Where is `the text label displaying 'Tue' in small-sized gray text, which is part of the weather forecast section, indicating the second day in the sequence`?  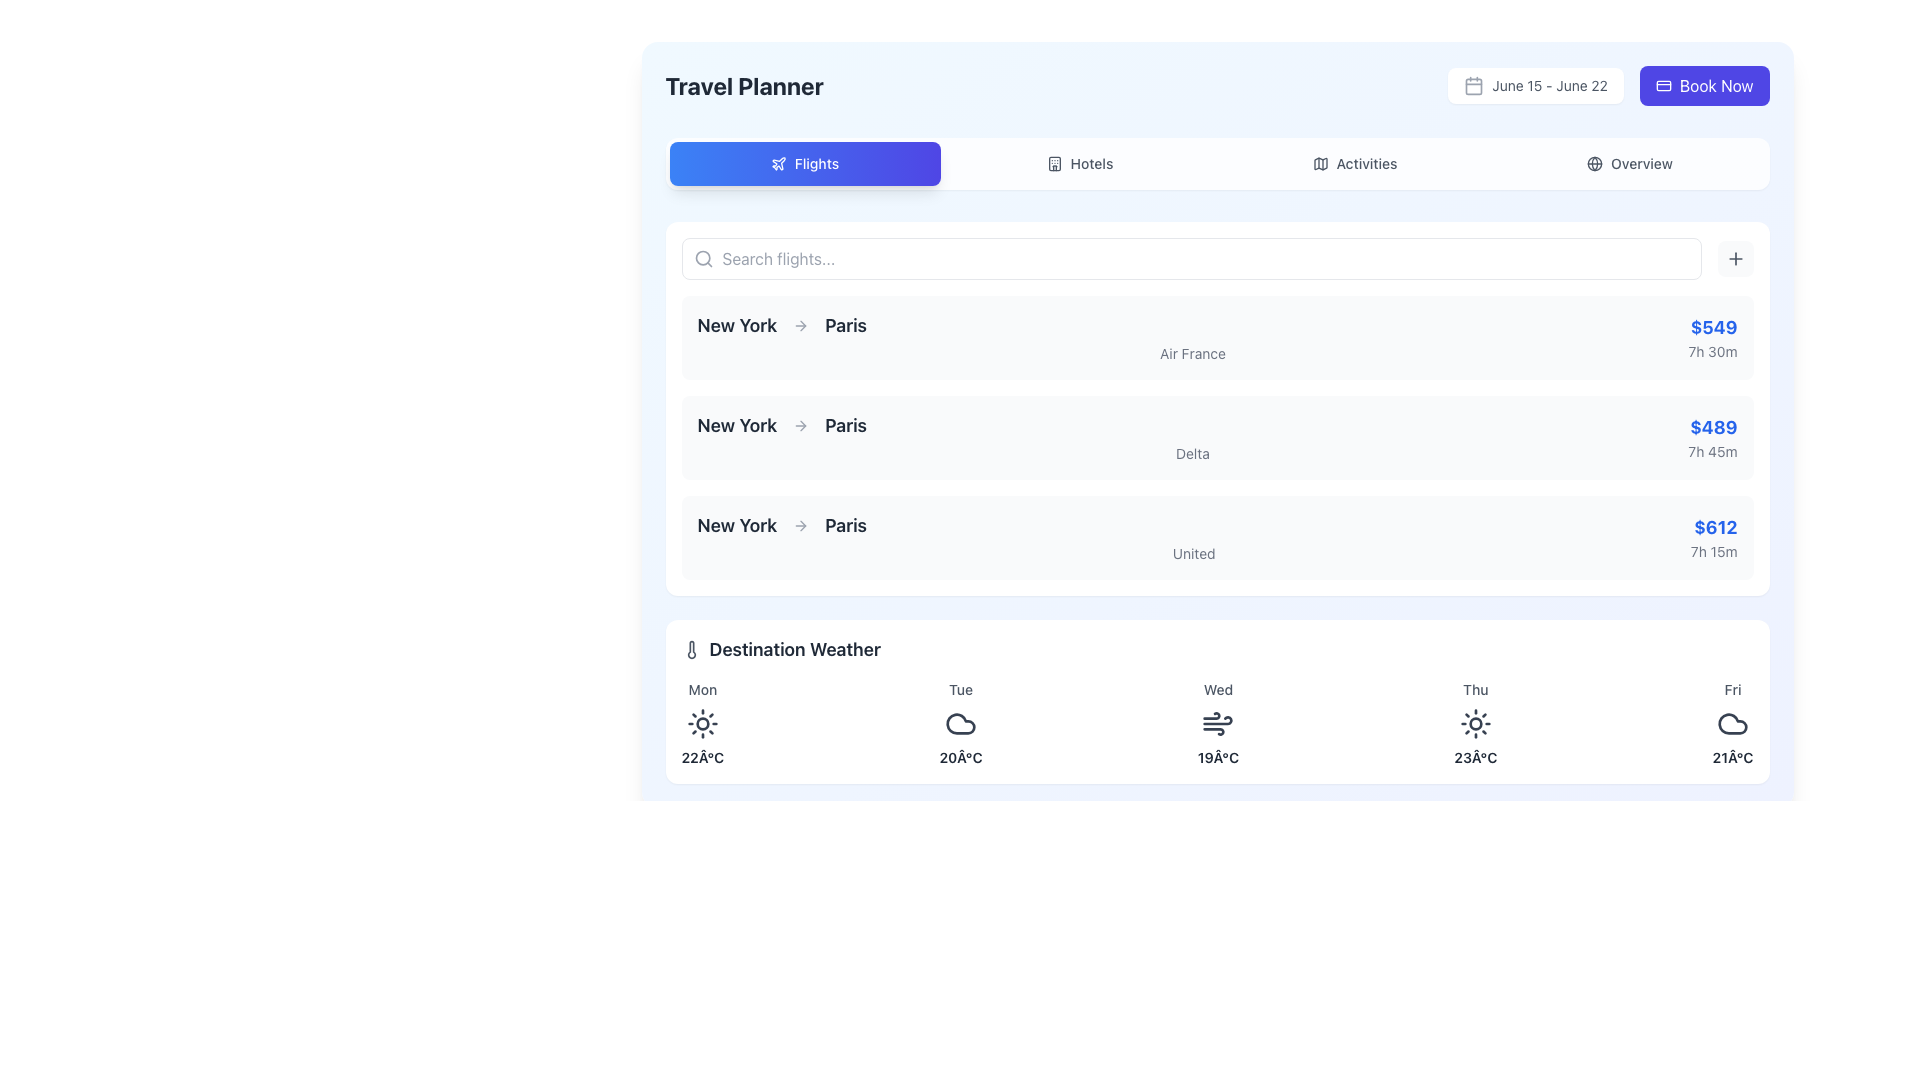
the text label displaying 'Tue' in small-sized gray text, which is part of the weather forecast section, indicating the second day in the sequence is located at coordinates (960, 689).